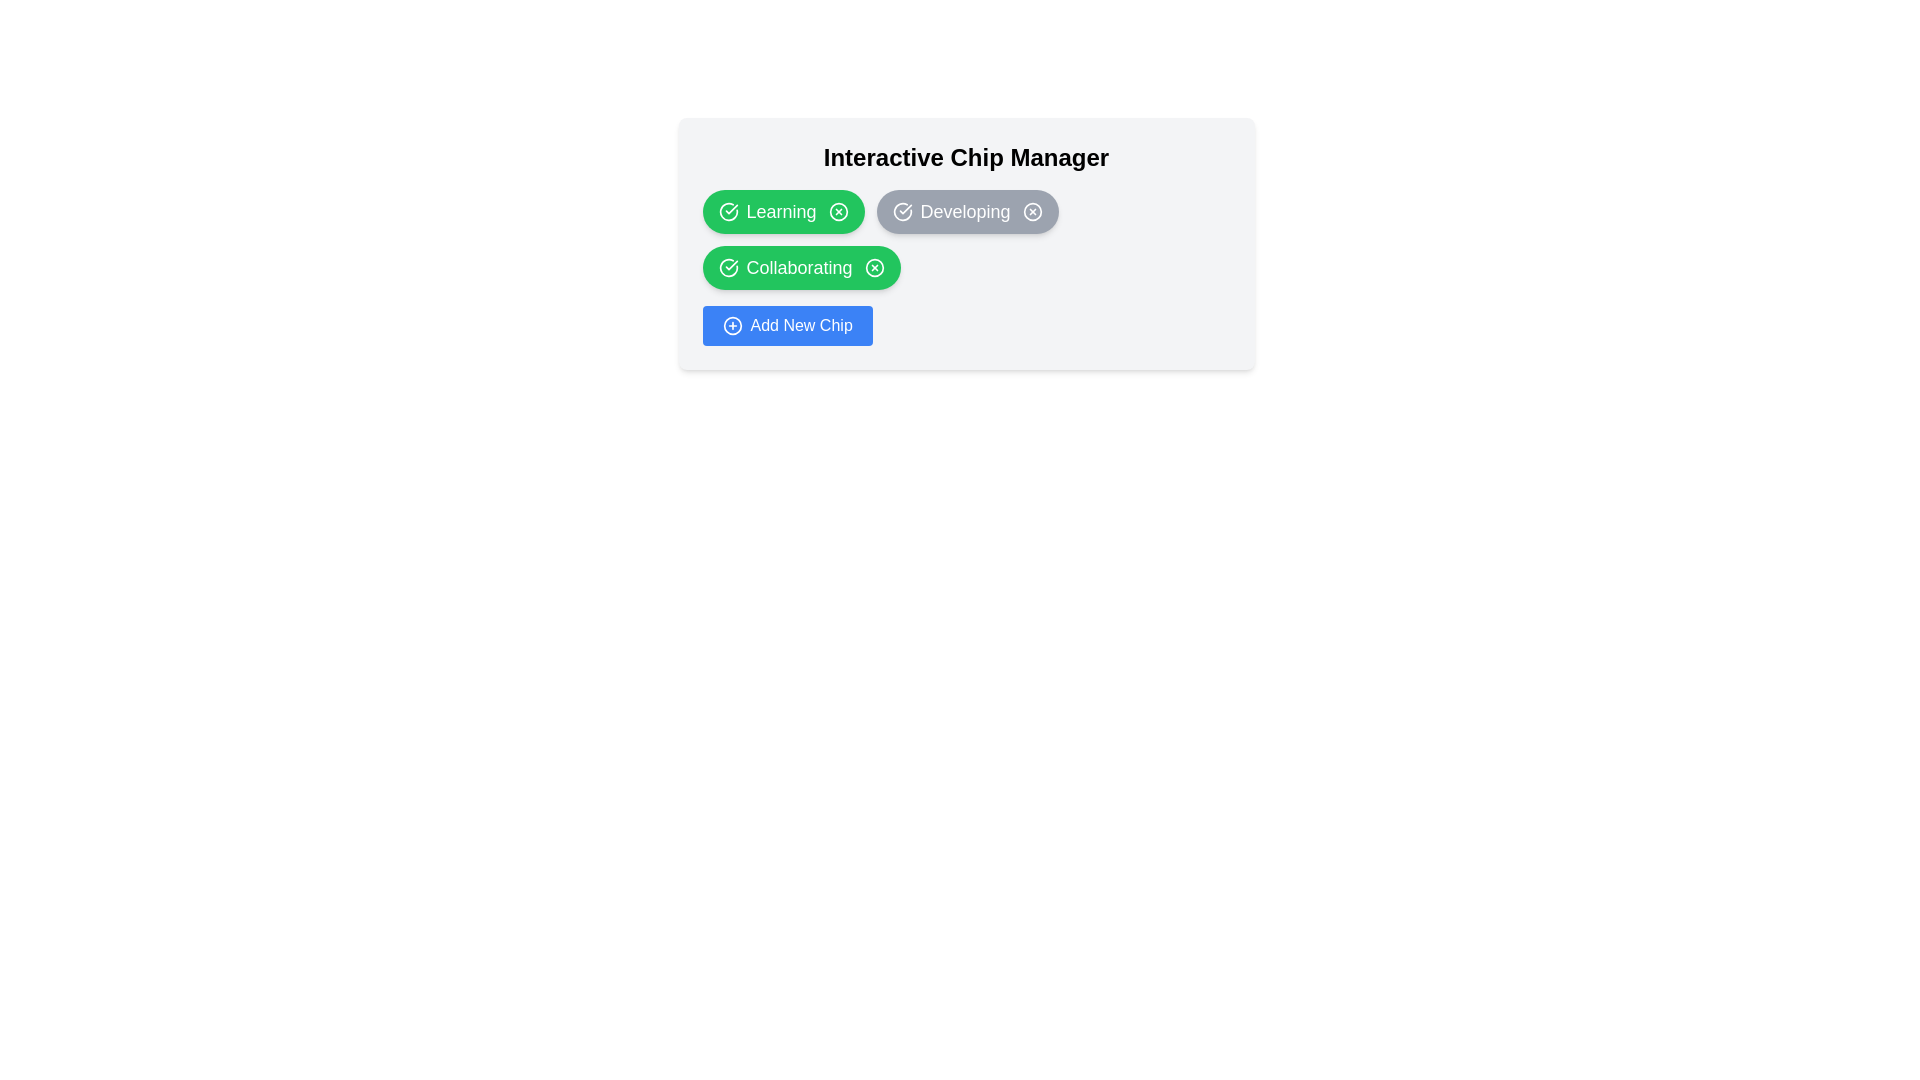 The height and width of the screenshot is (1080, 1920). Describe the element at coordinates (731, 325) in the screenshot. I see `the 'Add New Chip' icon located on the left side of the label text within the button in the bottom-left corner of the chip area` at that location.